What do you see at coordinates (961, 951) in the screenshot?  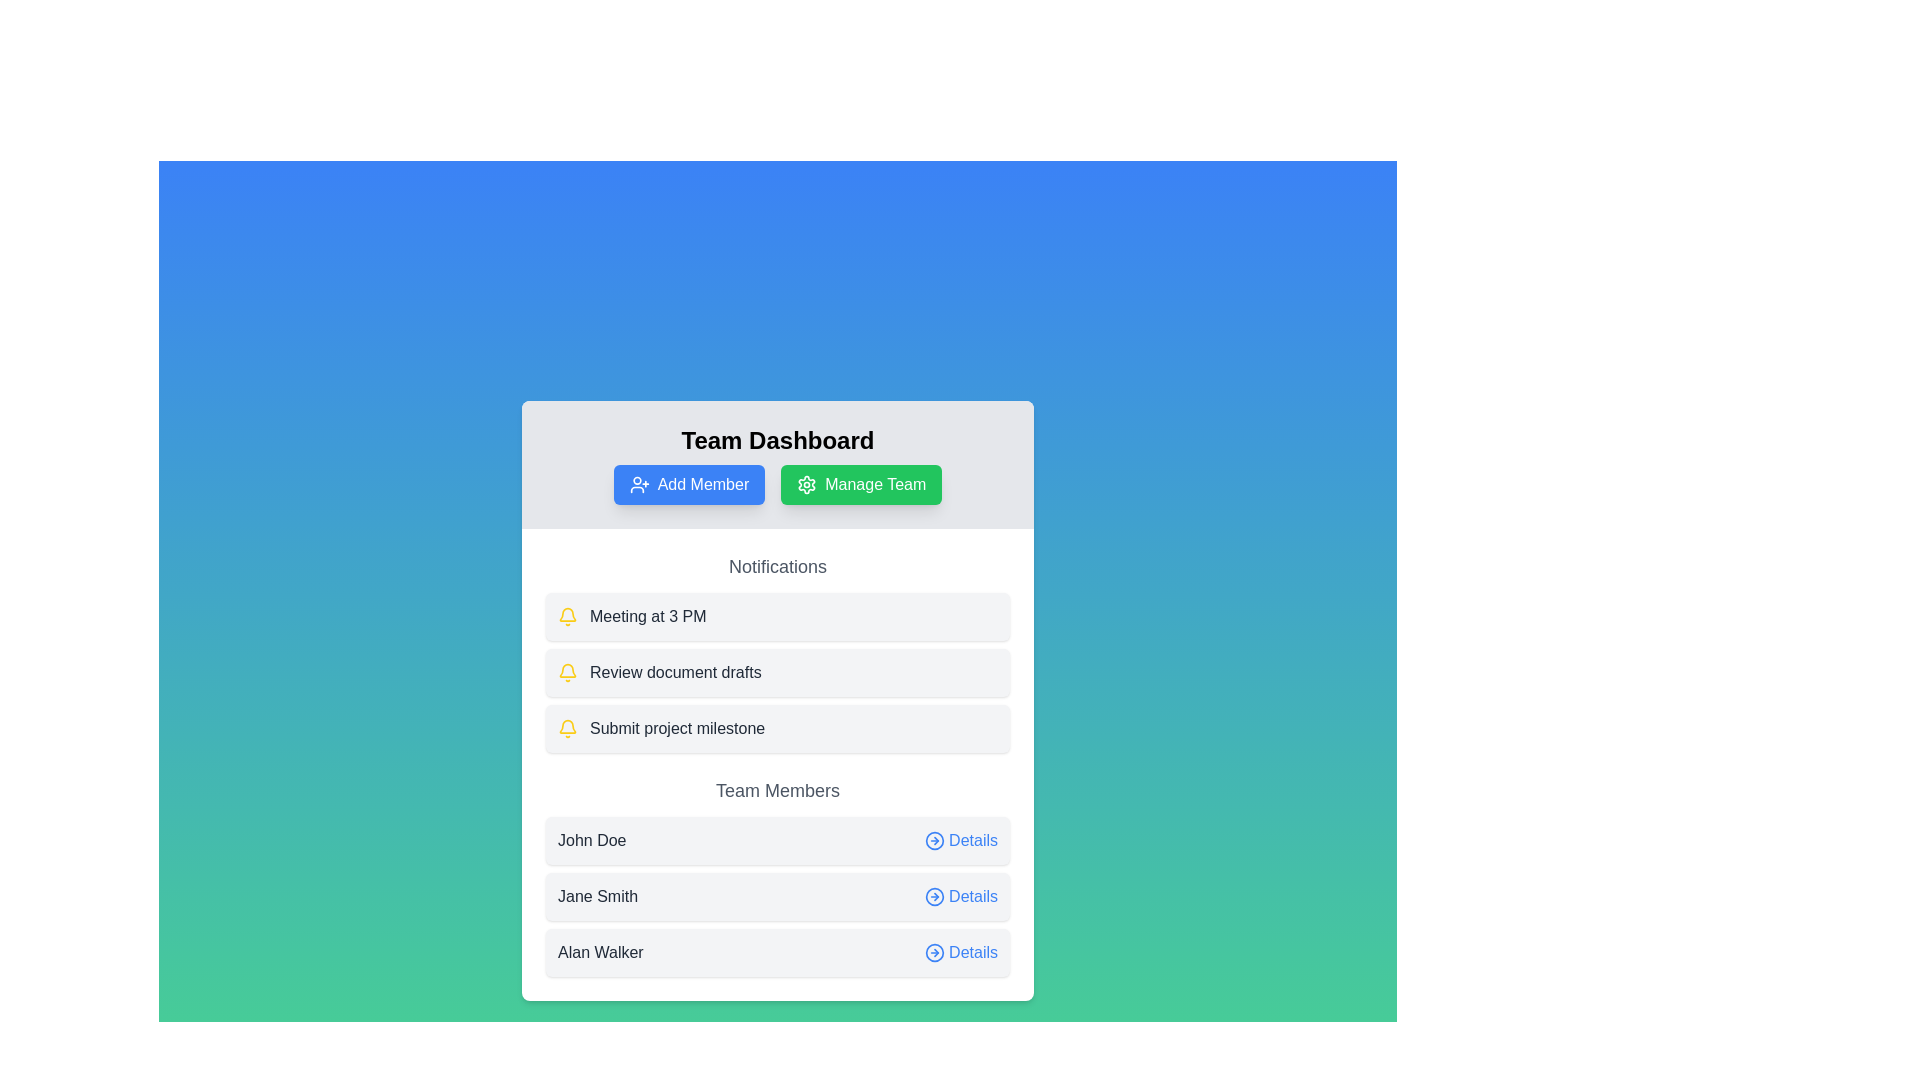 I see `the blue 'Details' link with a right arrow icon next to 'Alan Walker' in the Team Members list` at bounding box center [961, 951].